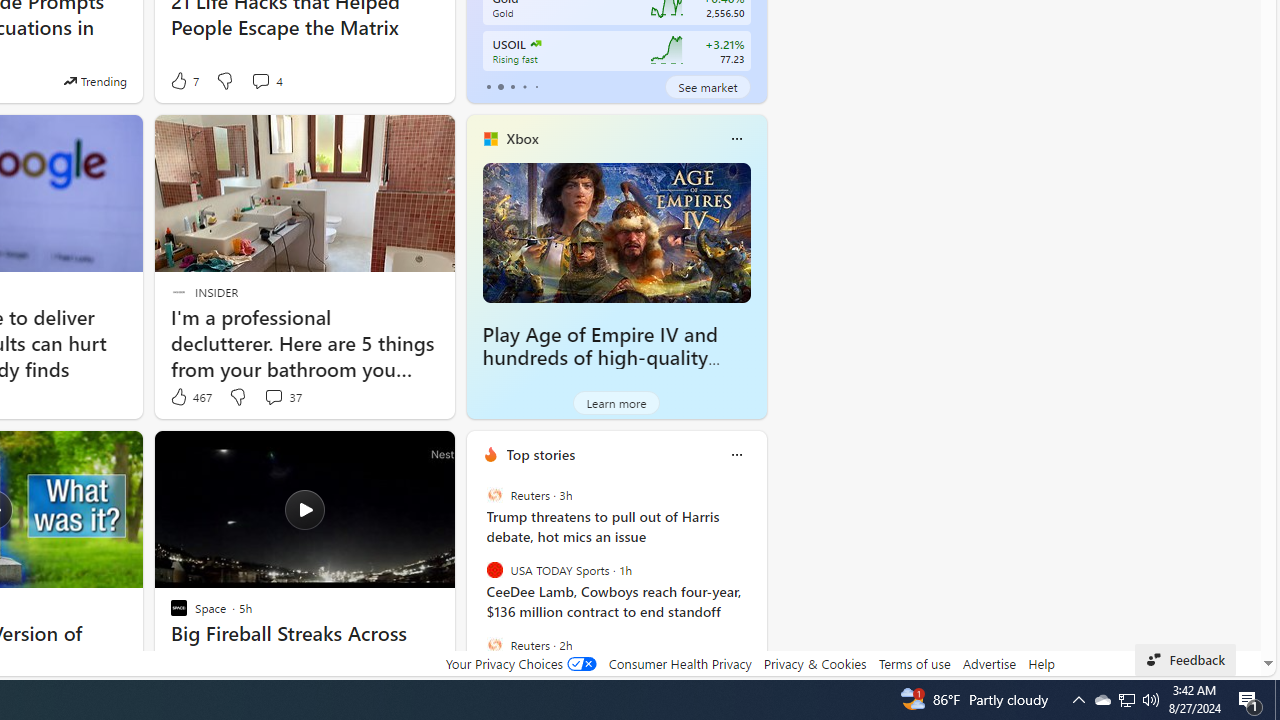  Describe the element at coordinates (680, 663) in the screenshot. I see `'Consumer Health Privacy'` at that location.